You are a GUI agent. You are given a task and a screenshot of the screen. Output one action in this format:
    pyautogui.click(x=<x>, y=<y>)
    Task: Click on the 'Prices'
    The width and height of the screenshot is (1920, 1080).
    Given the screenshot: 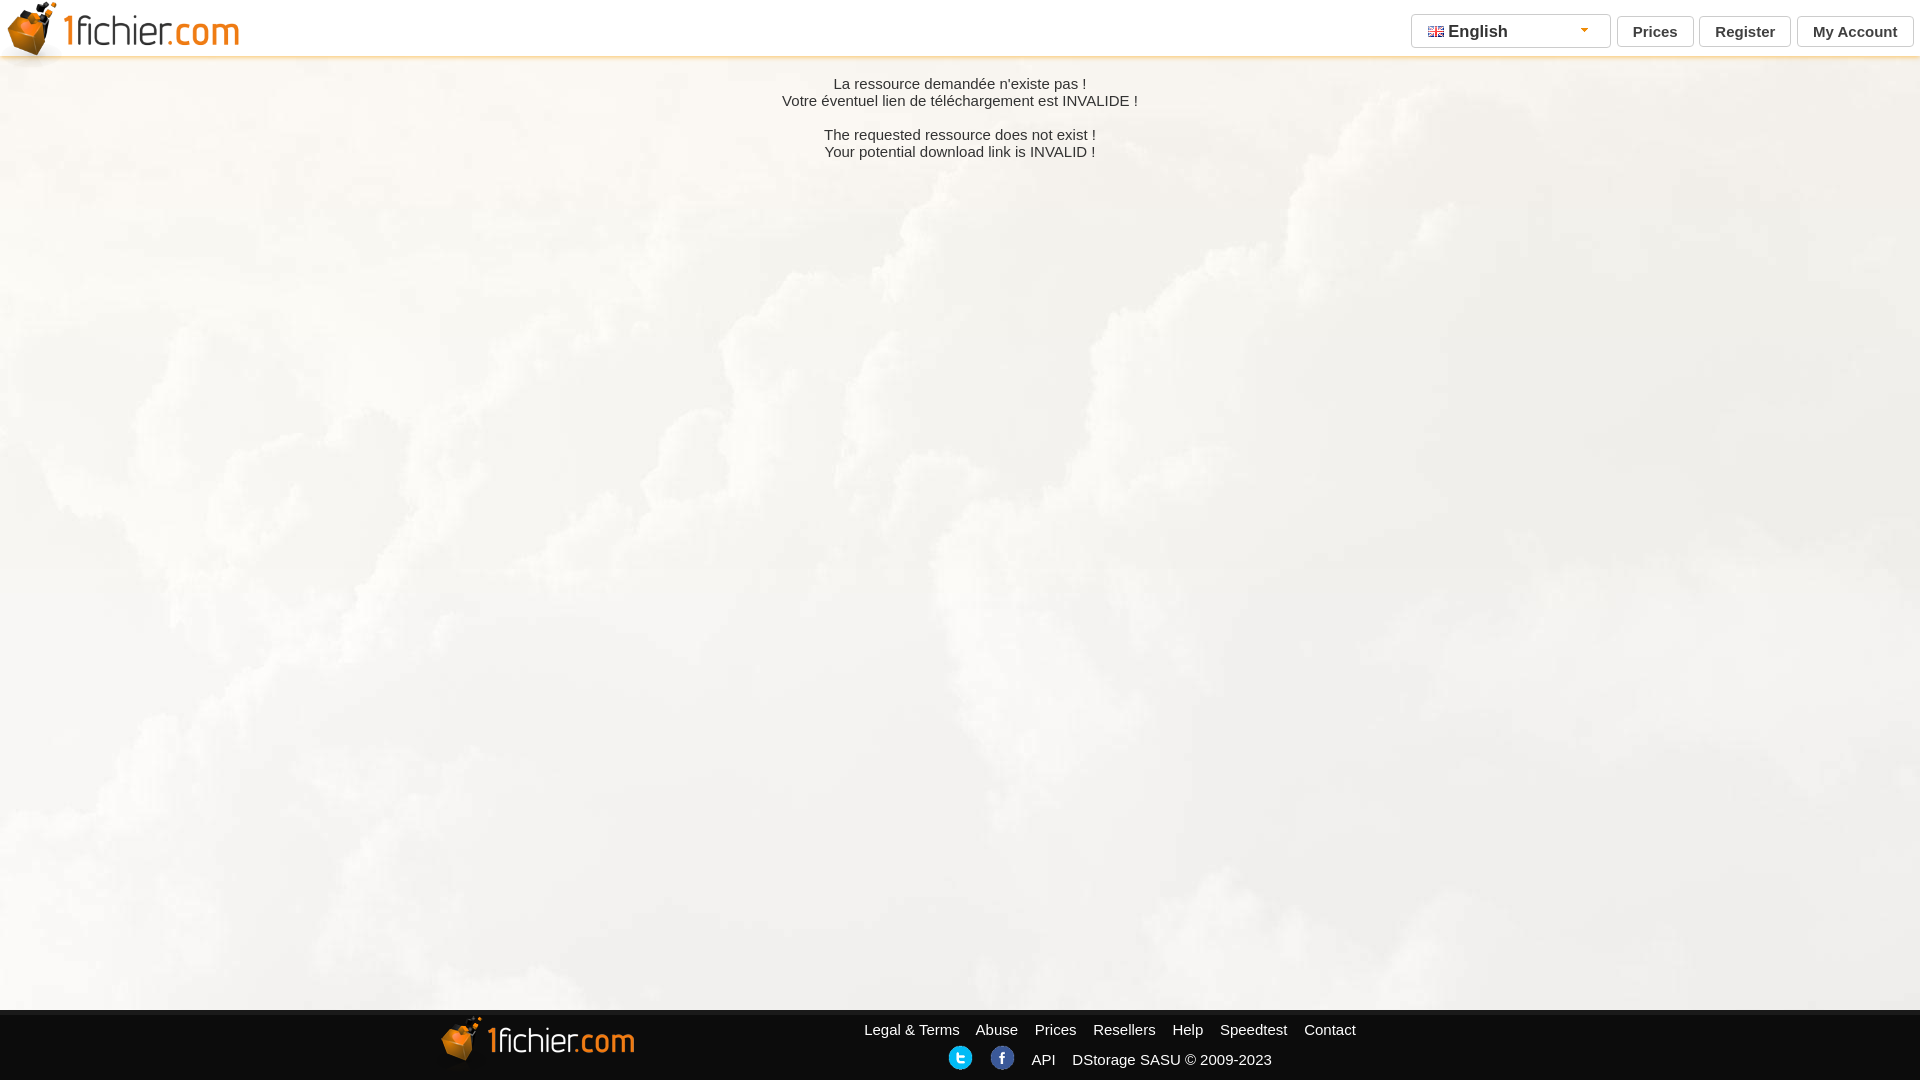 What is the action you would take?
    pyautogui.click(x=1617, y=31)
    